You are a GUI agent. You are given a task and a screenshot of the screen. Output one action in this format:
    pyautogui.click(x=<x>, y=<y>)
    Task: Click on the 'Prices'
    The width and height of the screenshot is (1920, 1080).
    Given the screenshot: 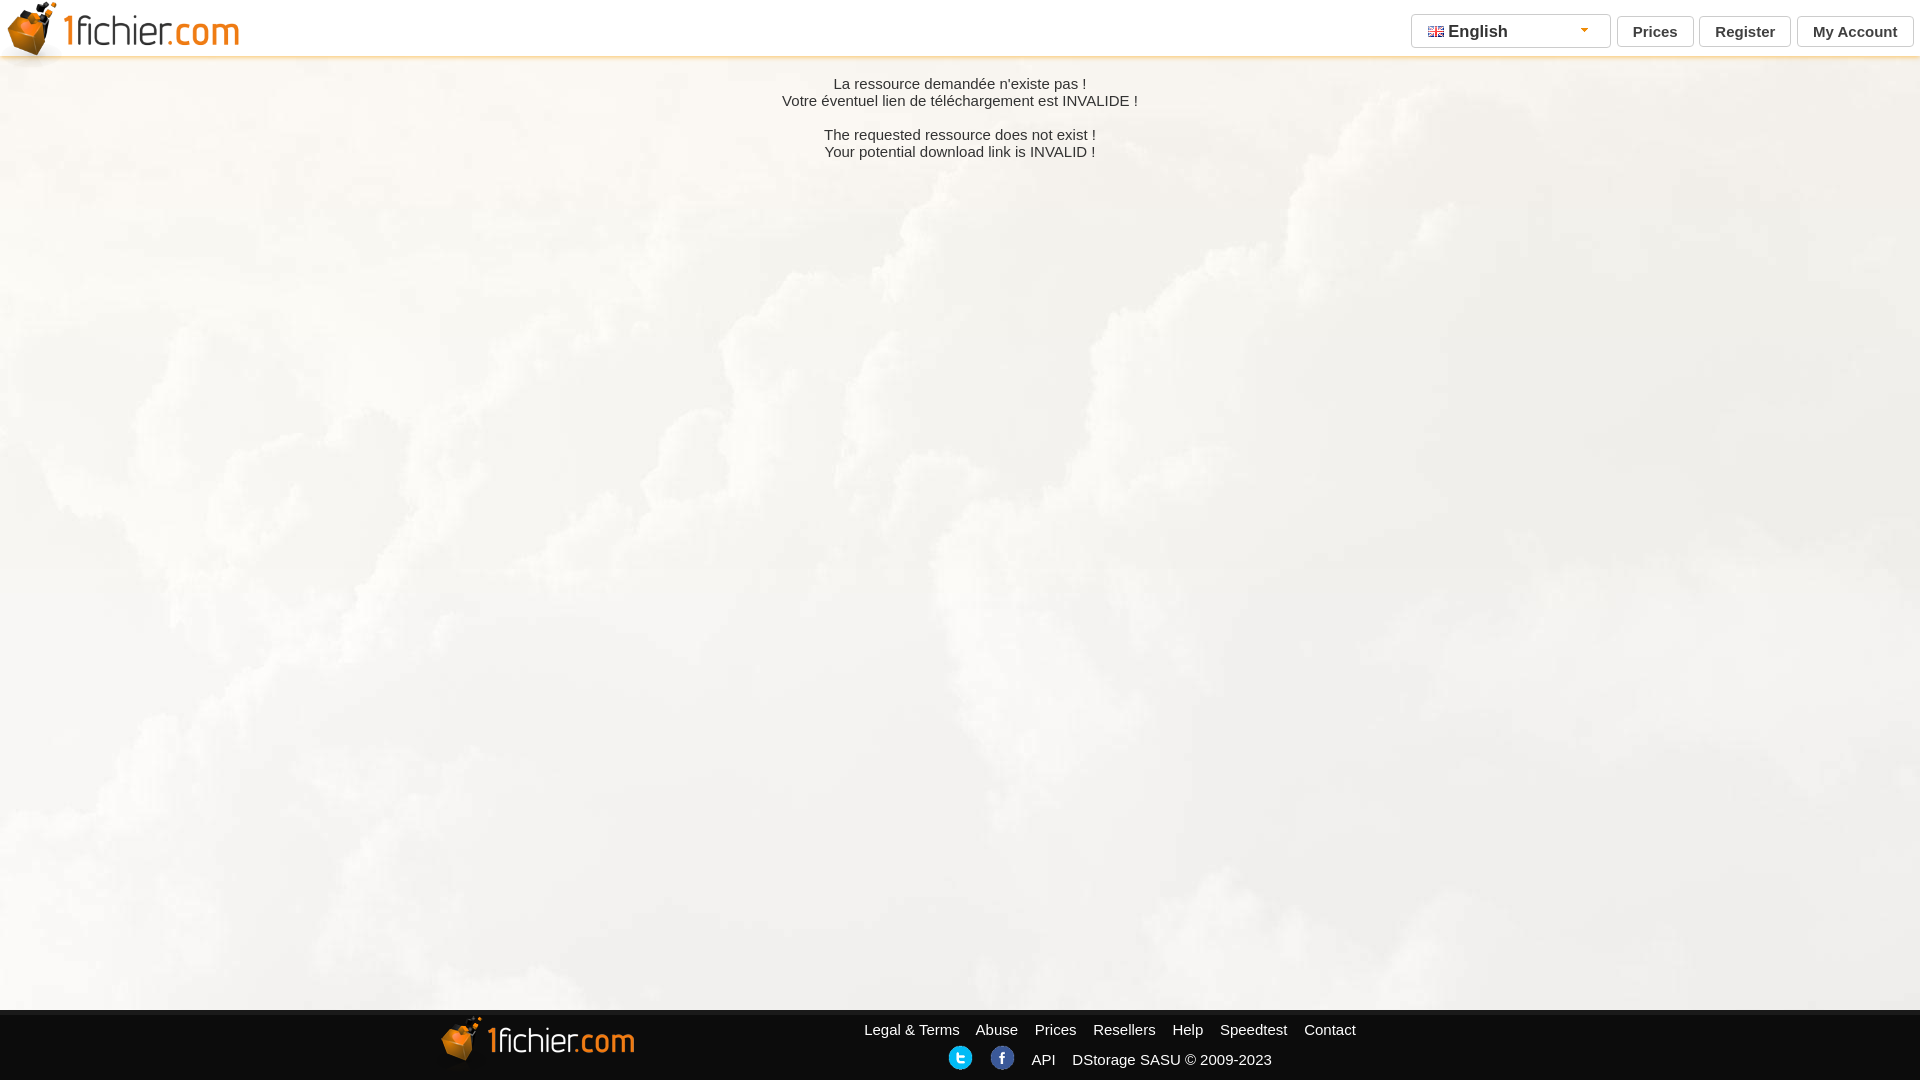 What is the action you would take?
    pyautogui.click(x=1617, y=31)
    